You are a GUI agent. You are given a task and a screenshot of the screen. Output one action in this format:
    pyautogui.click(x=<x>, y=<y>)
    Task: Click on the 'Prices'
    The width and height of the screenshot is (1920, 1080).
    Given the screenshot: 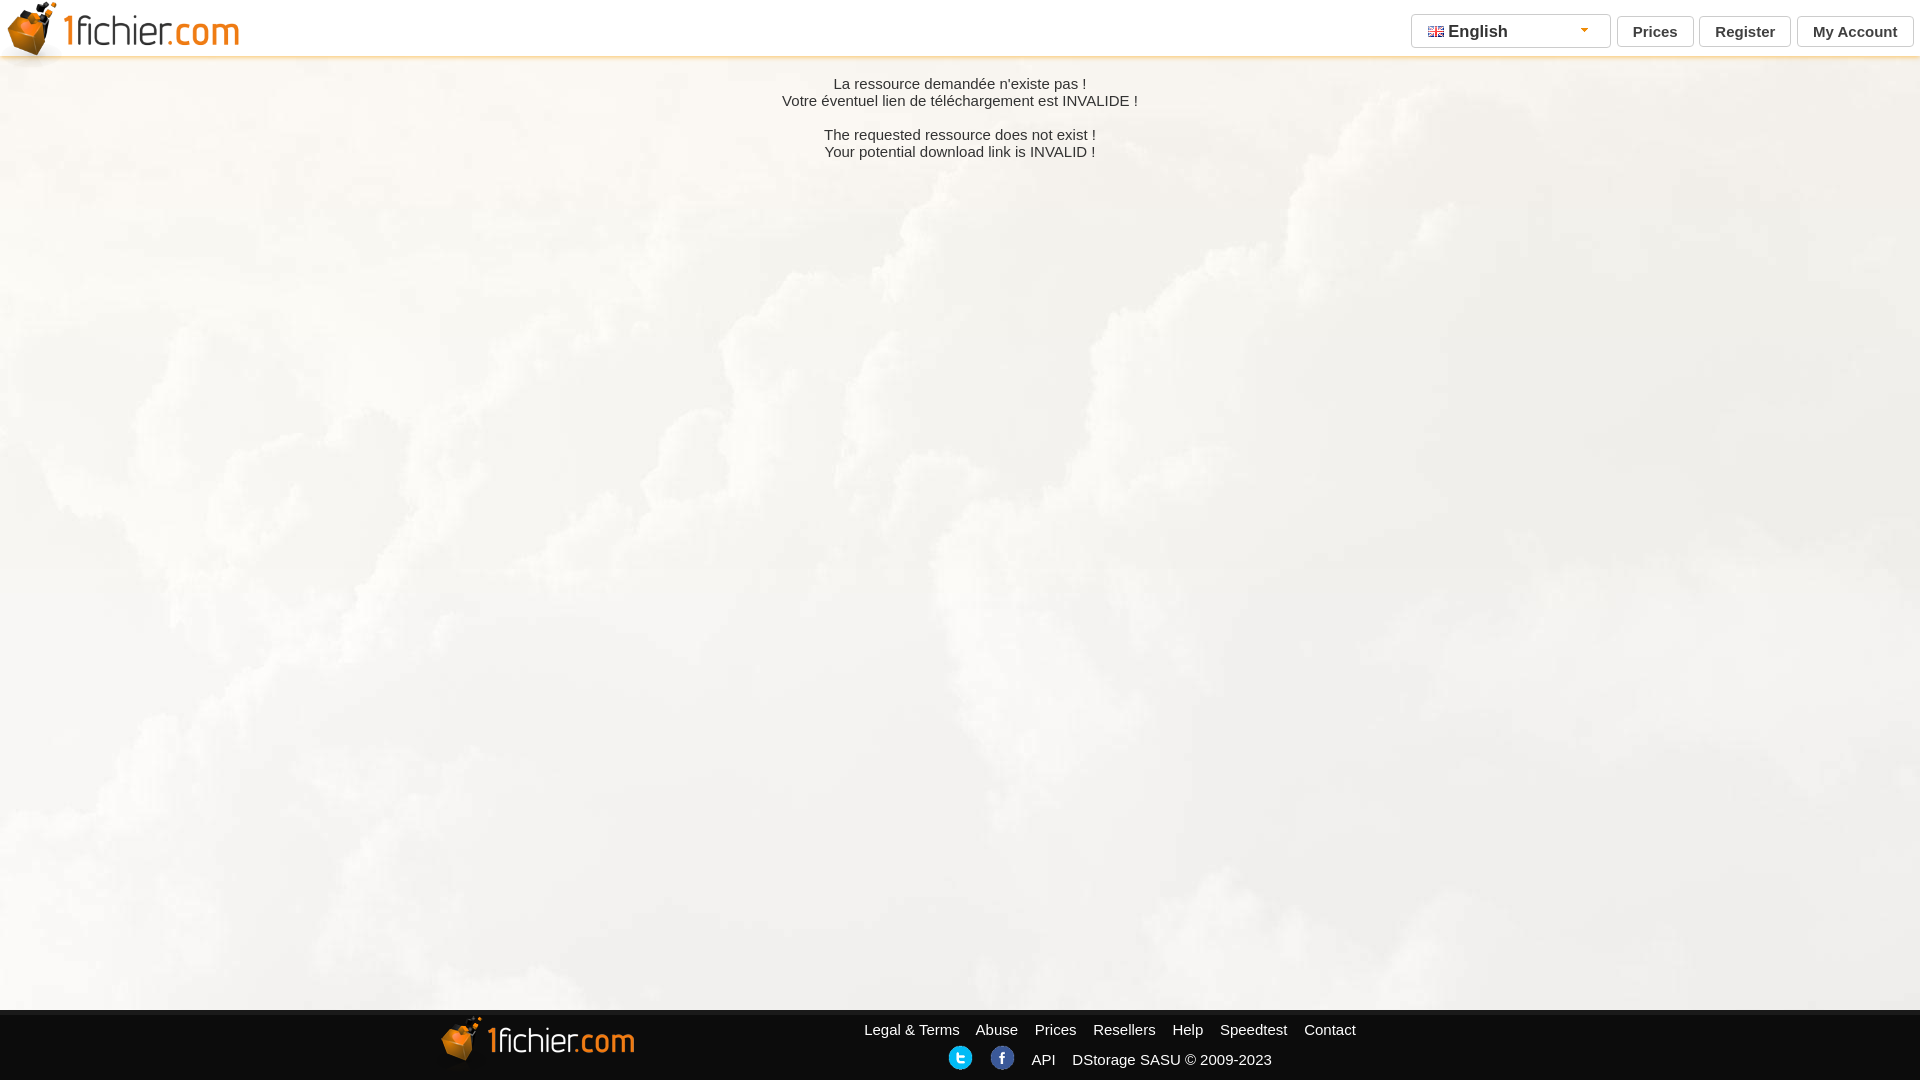 What is the action you would take?
    pyautogui.click(x=1617, y=31)
    